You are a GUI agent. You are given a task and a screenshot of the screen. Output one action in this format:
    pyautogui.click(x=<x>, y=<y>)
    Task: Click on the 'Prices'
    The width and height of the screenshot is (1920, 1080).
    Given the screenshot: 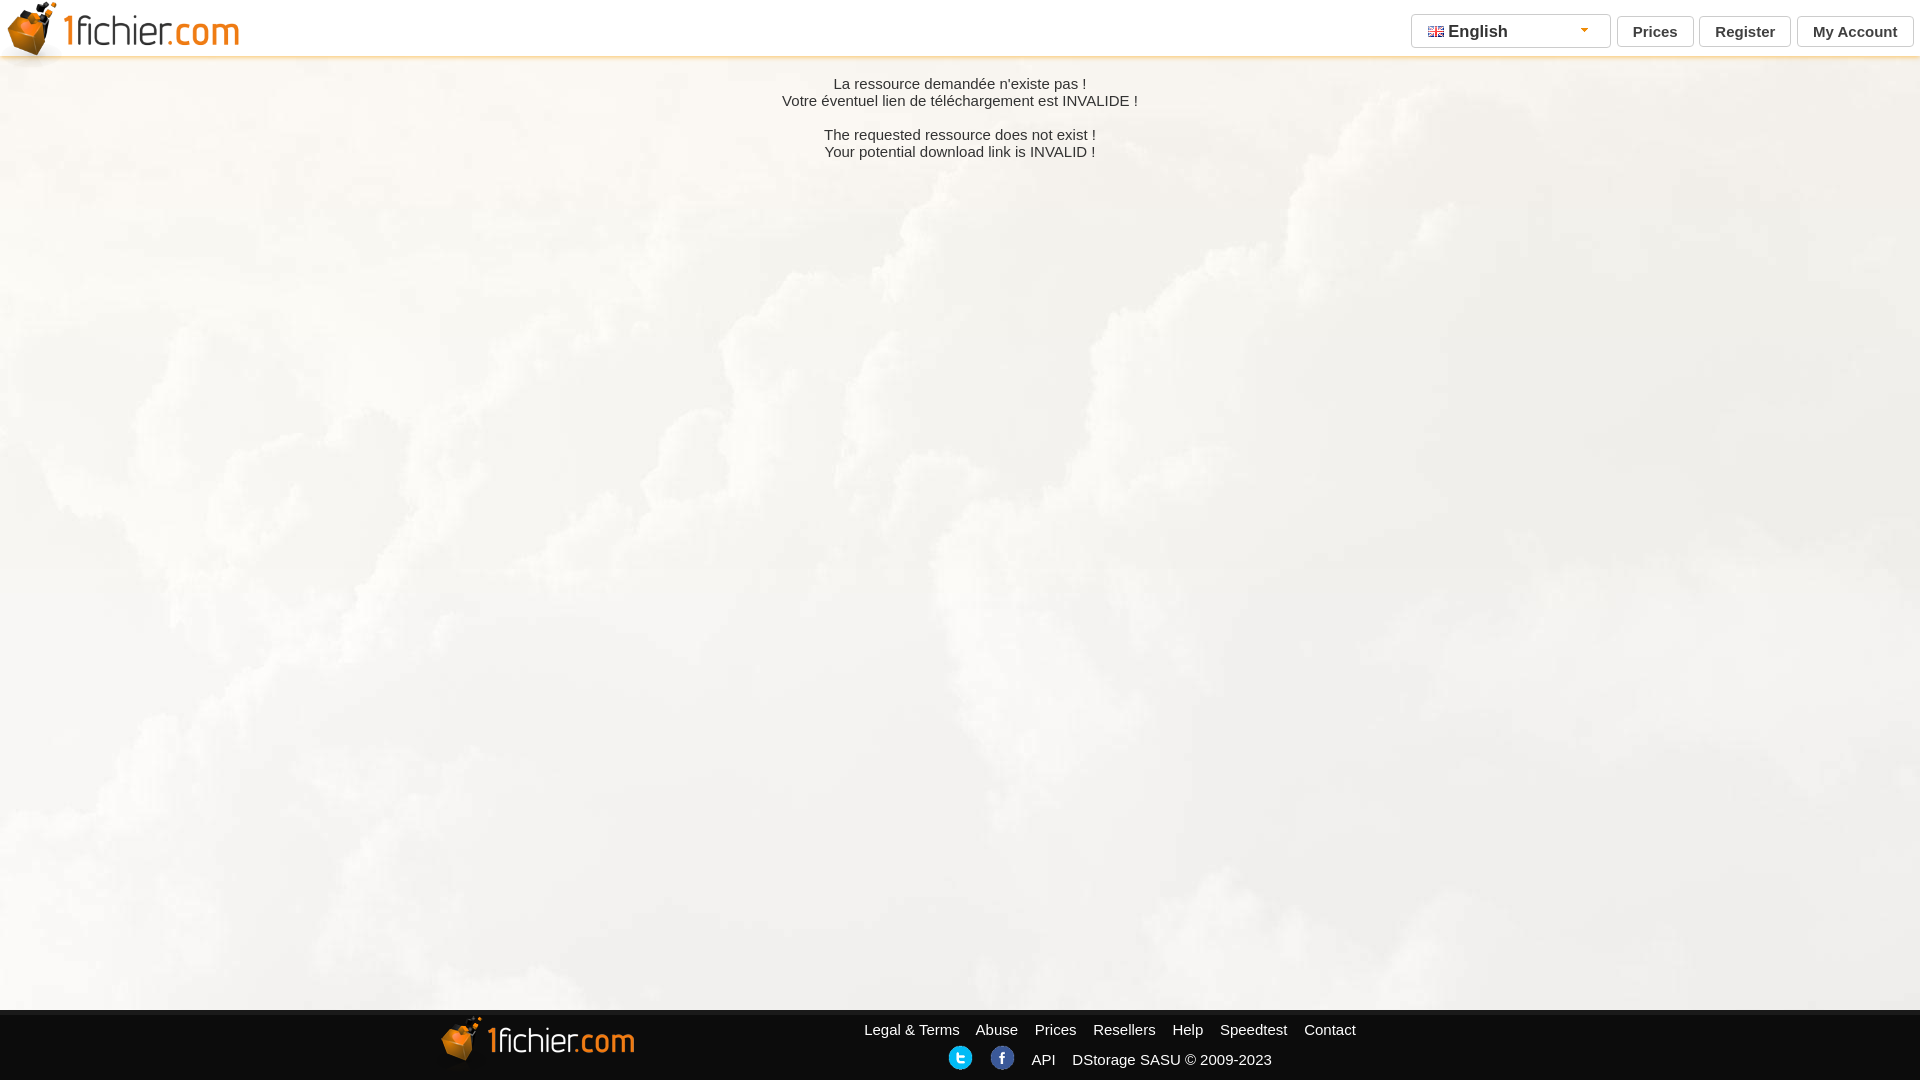 What is the action you would take?
    pyautogui.click(x=1617, y=31)
    